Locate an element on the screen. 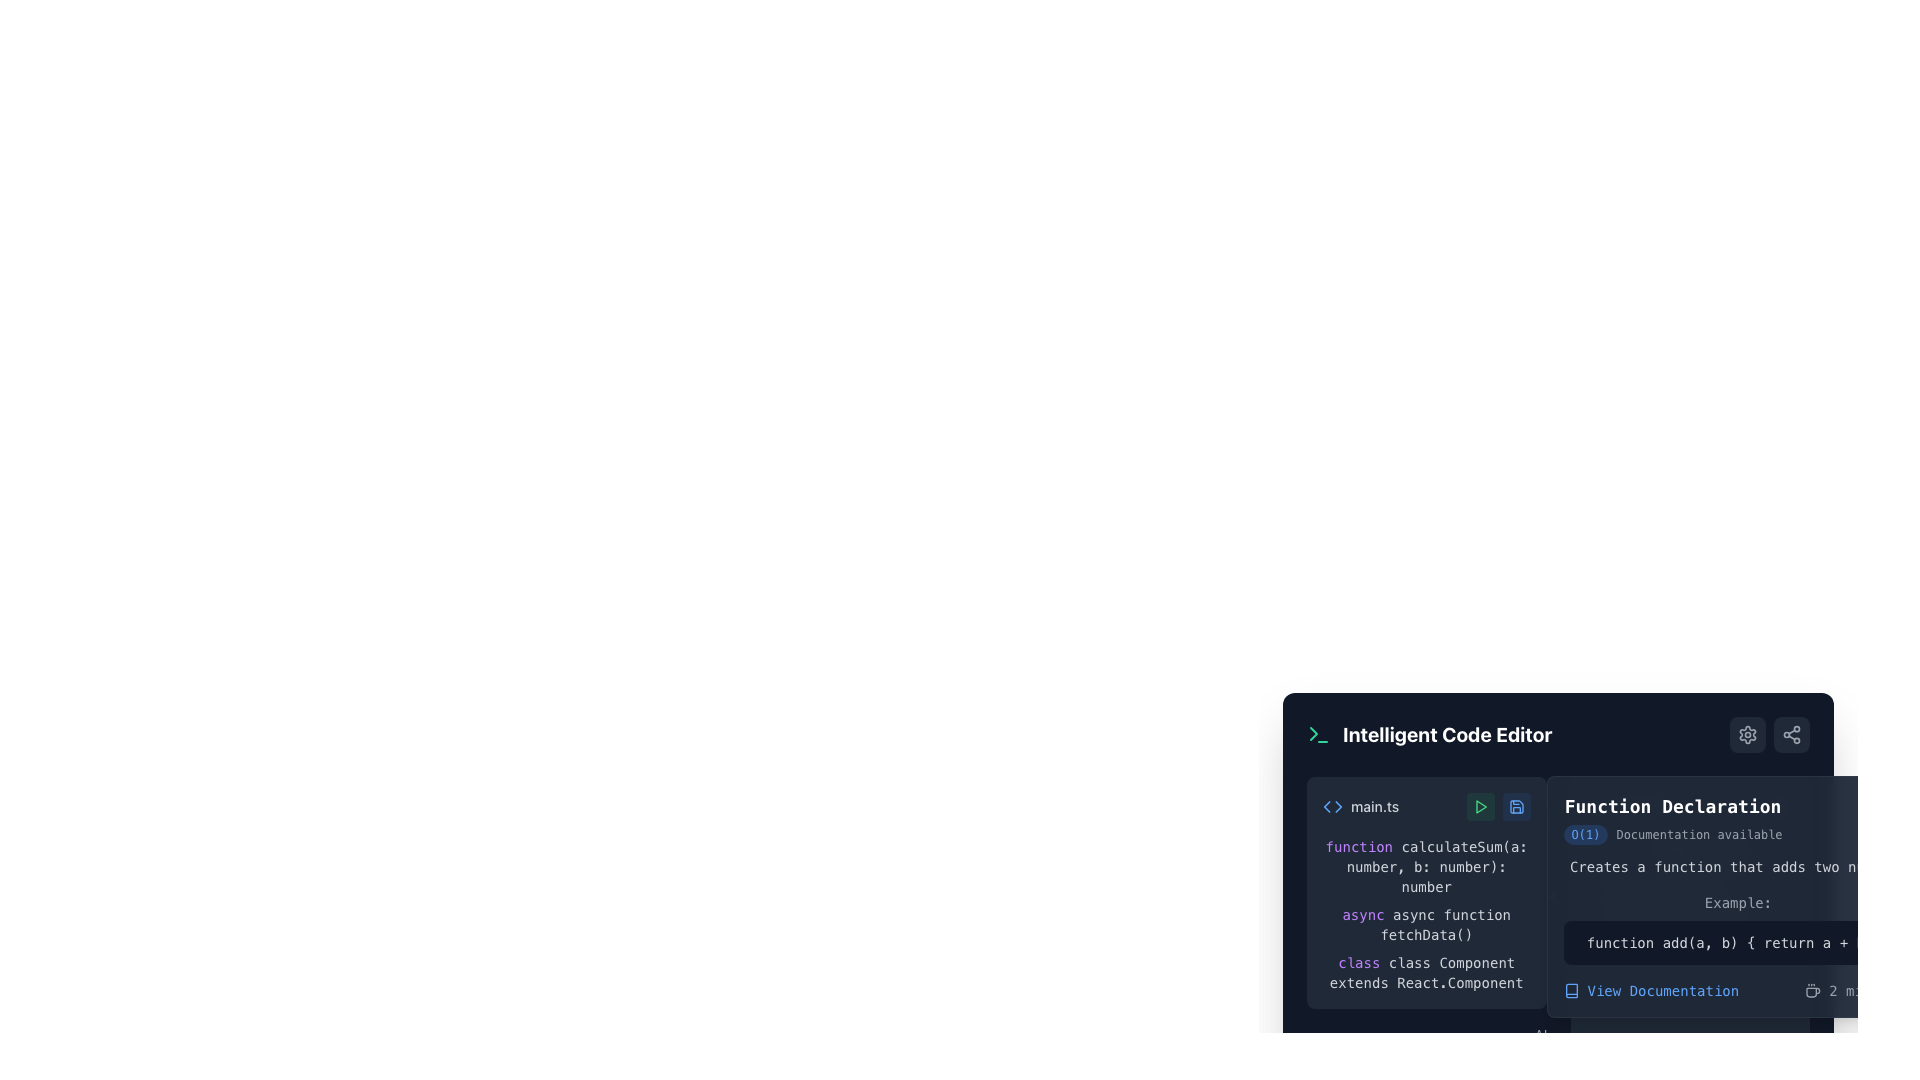  the title text label that indicates the purpose of the interface panel, located centrally aligned in the top section of the dark panel is located at coordinates (1447, 735).